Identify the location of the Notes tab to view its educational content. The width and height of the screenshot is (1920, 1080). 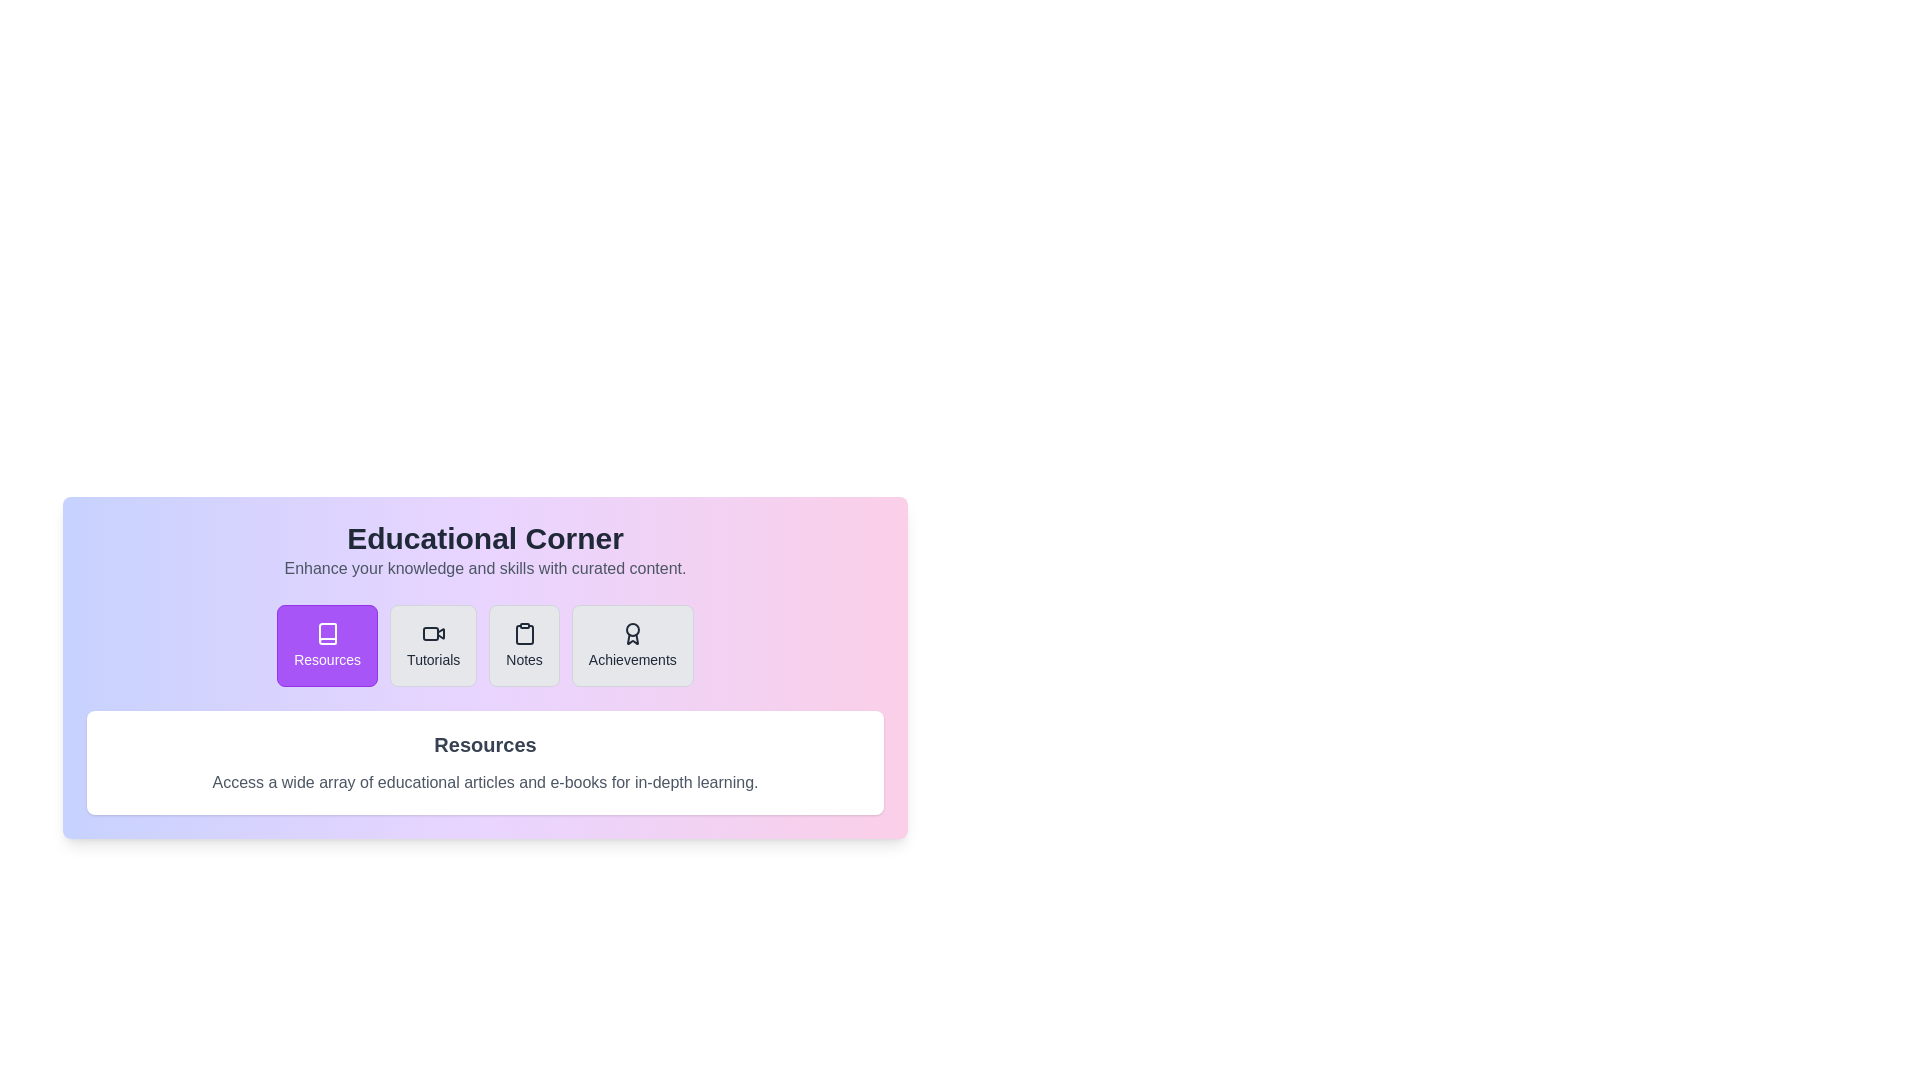
(524, 645).